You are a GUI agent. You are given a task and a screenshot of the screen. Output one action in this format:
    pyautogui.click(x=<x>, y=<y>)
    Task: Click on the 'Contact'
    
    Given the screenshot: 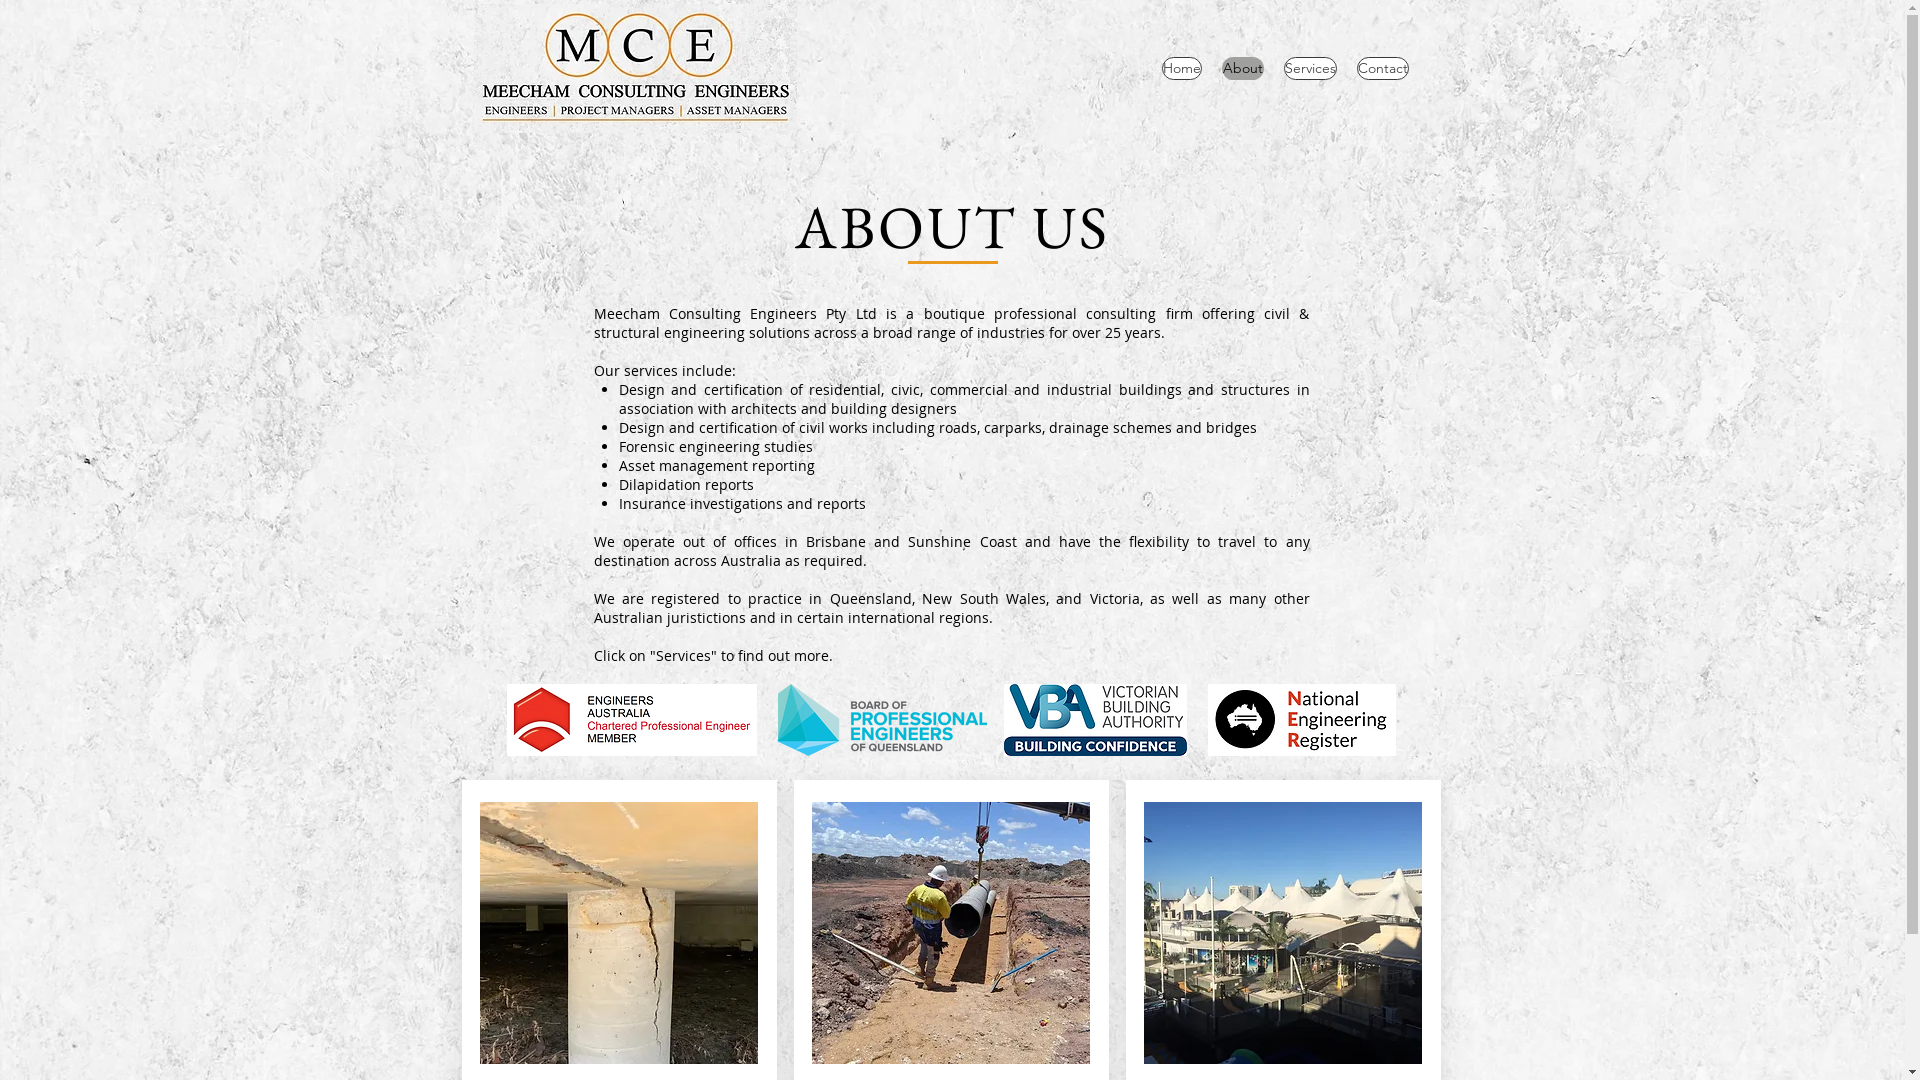 What is the action you would take?
    pyautogui.click(x=1381, y=67)
    